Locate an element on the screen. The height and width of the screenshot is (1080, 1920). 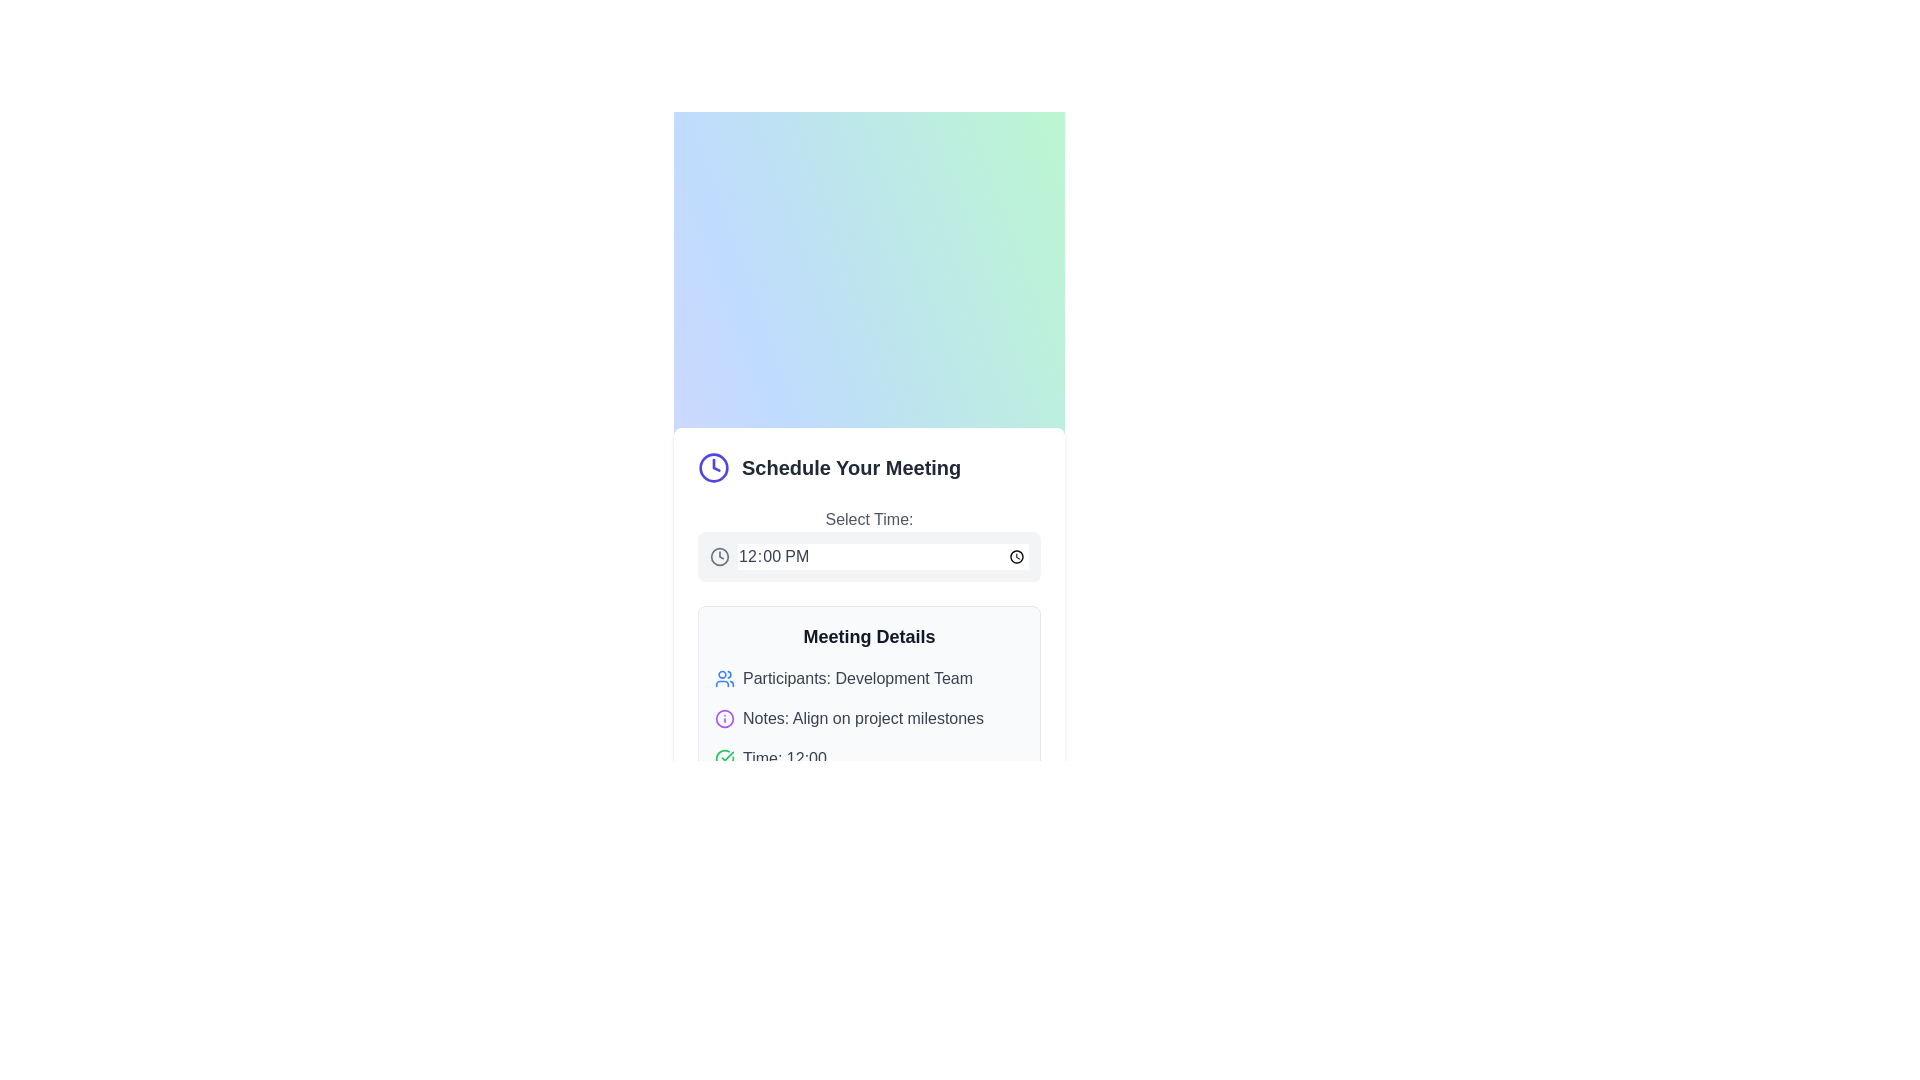
the clock hands component of the clock icon located to the left of the 'Schedule Your Meeting' text in the header section is located at coordinates (716, 465).